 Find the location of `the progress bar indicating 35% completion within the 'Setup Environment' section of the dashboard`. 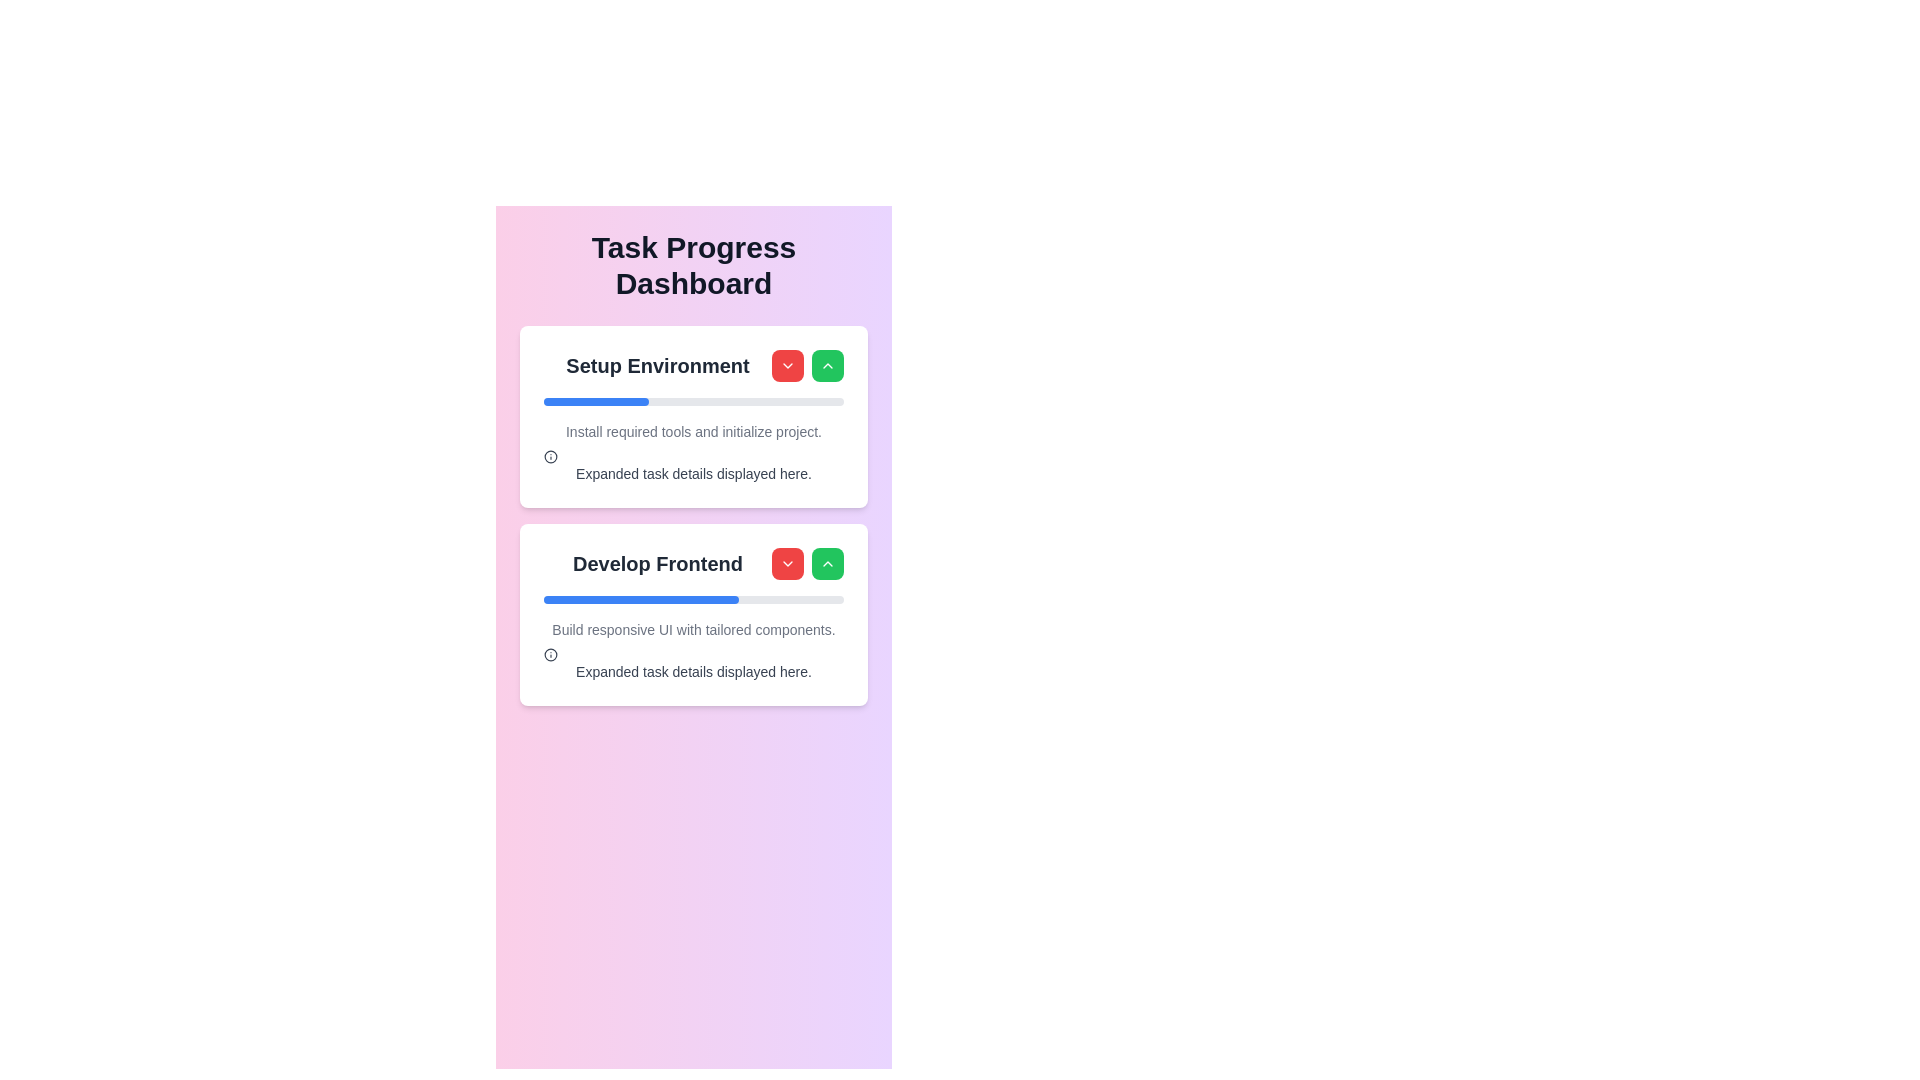

the progress bar indicating 35% completion within the 'Setup Environment' section of the dashboard is located at coordinates (595, 401).